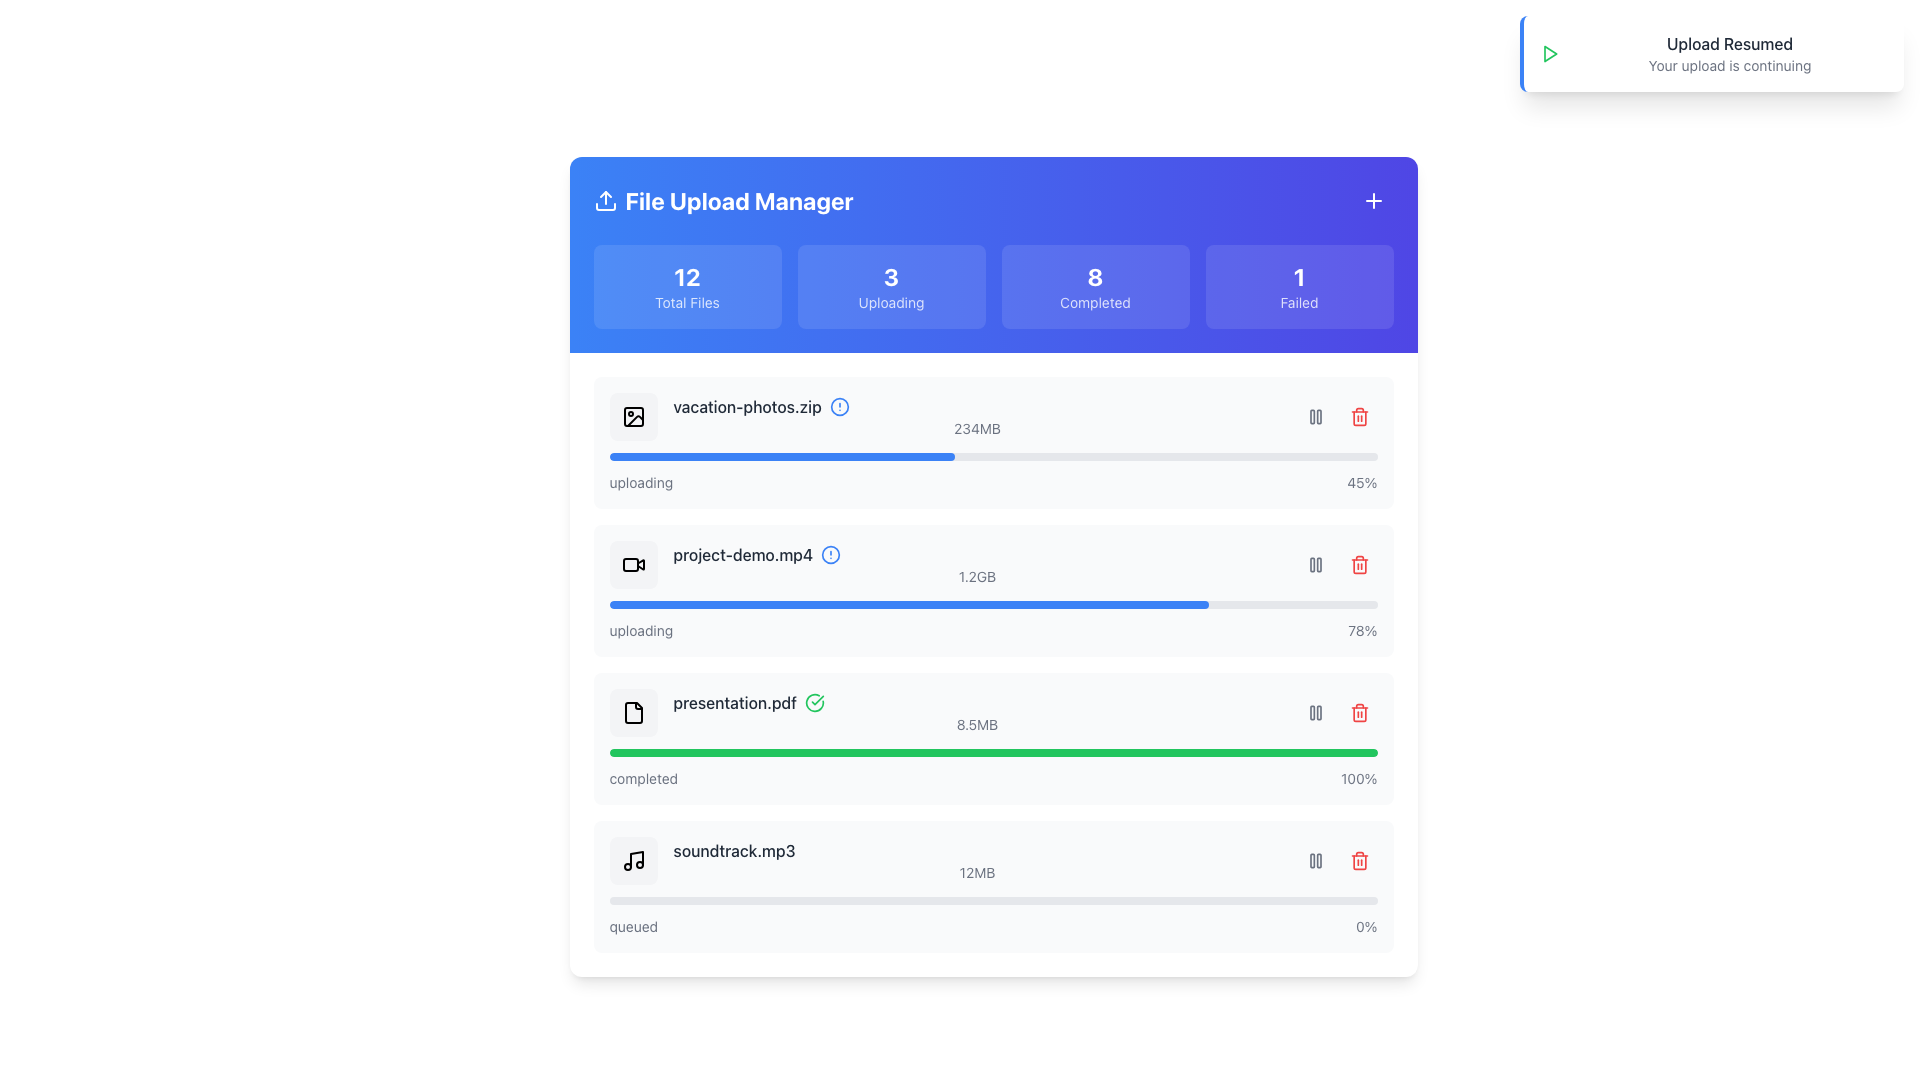  I want to click on the second list item entry displaying file upload details, so click(977, 564).